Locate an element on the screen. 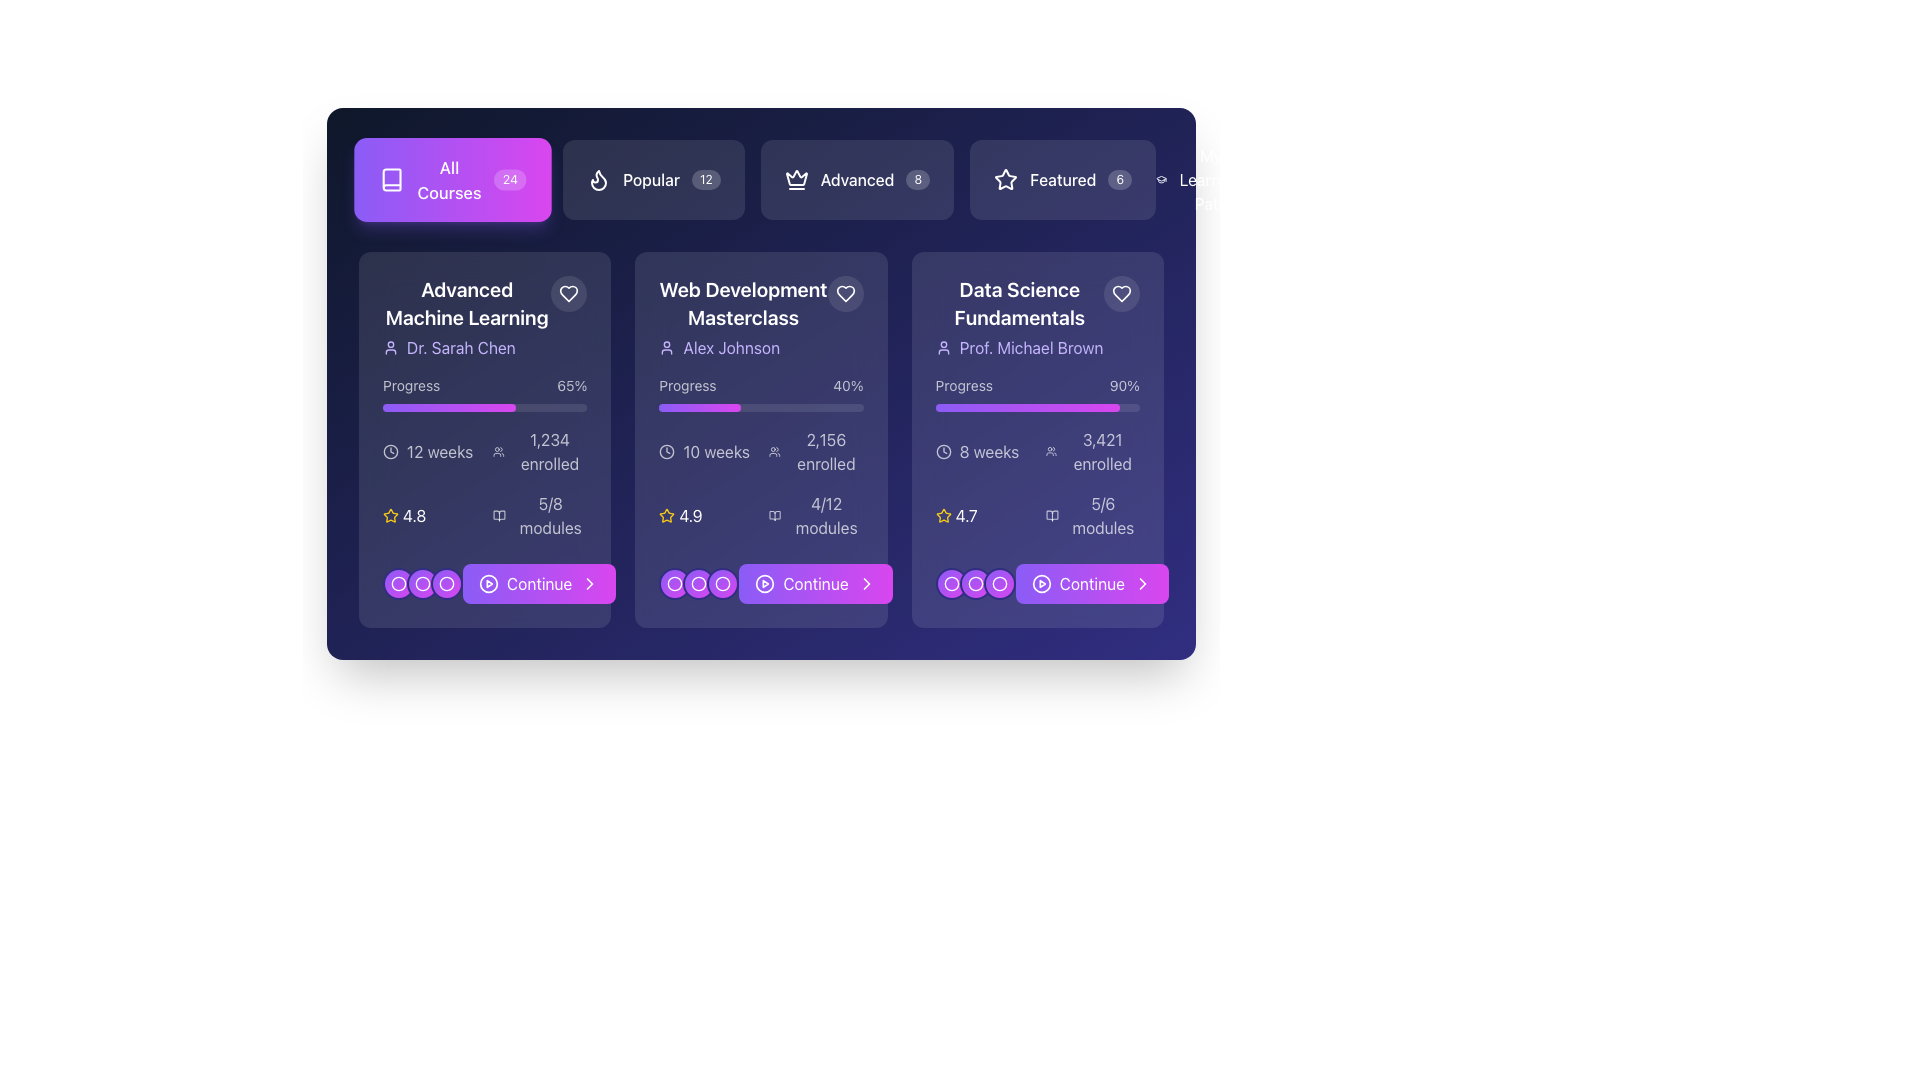  the first circular progress indicator at the bottom of the 'Web Development Masterclass' card is located at coordinates (675, 583).